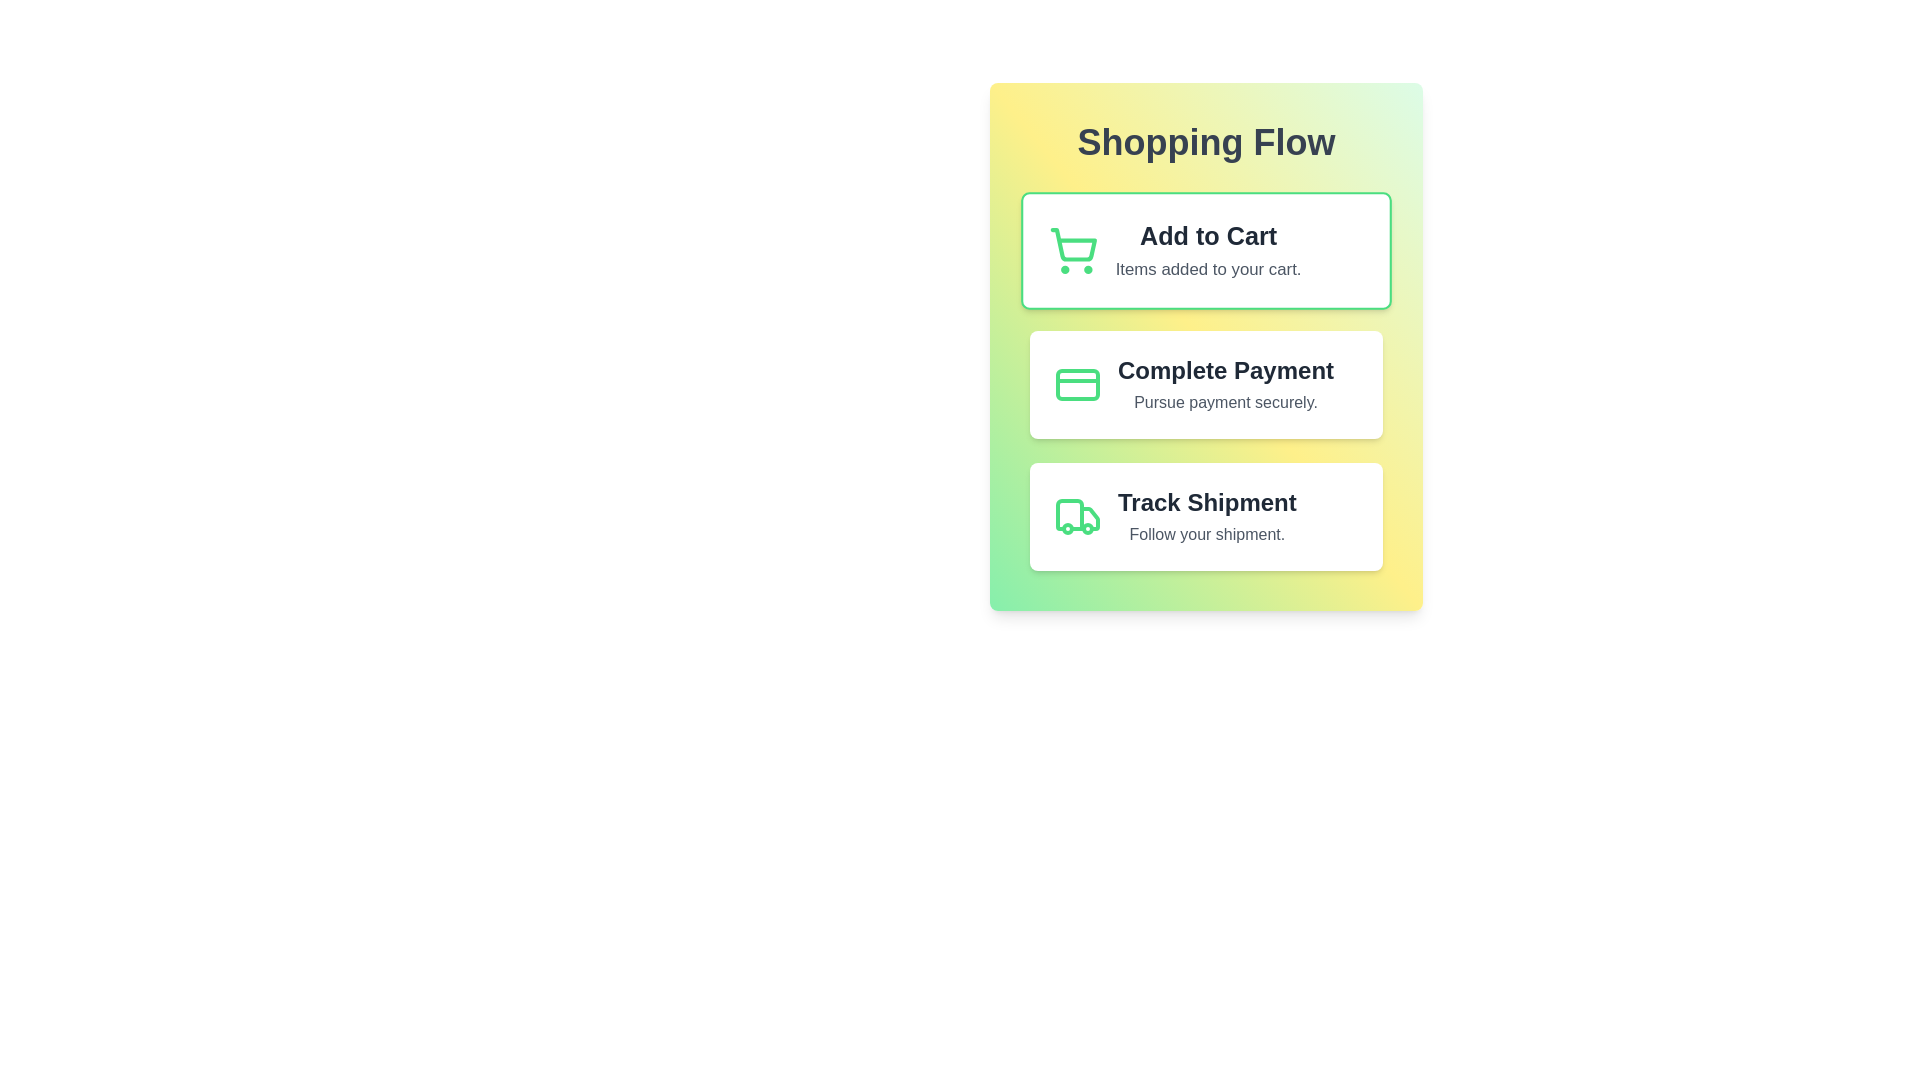 The height and width of the screenshot is (1080, 1920). Describe the element at coordinates (1077, 515) in the screenshot. I see `the icon of the step Track Shipment` at that location.